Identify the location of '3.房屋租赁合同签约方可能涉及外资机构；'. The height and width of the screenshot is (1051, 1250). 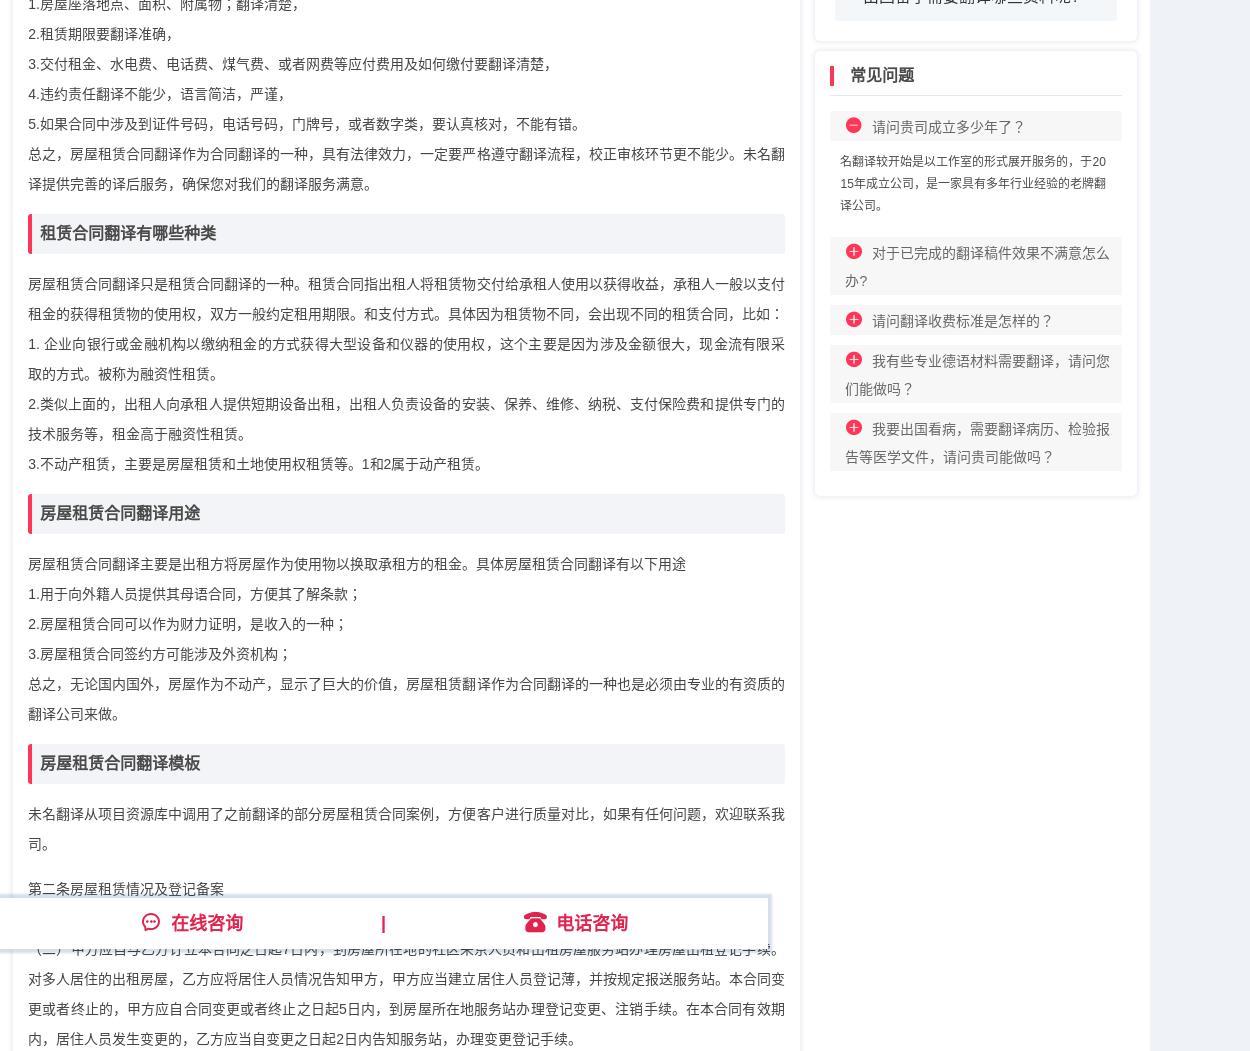
(159, 652).